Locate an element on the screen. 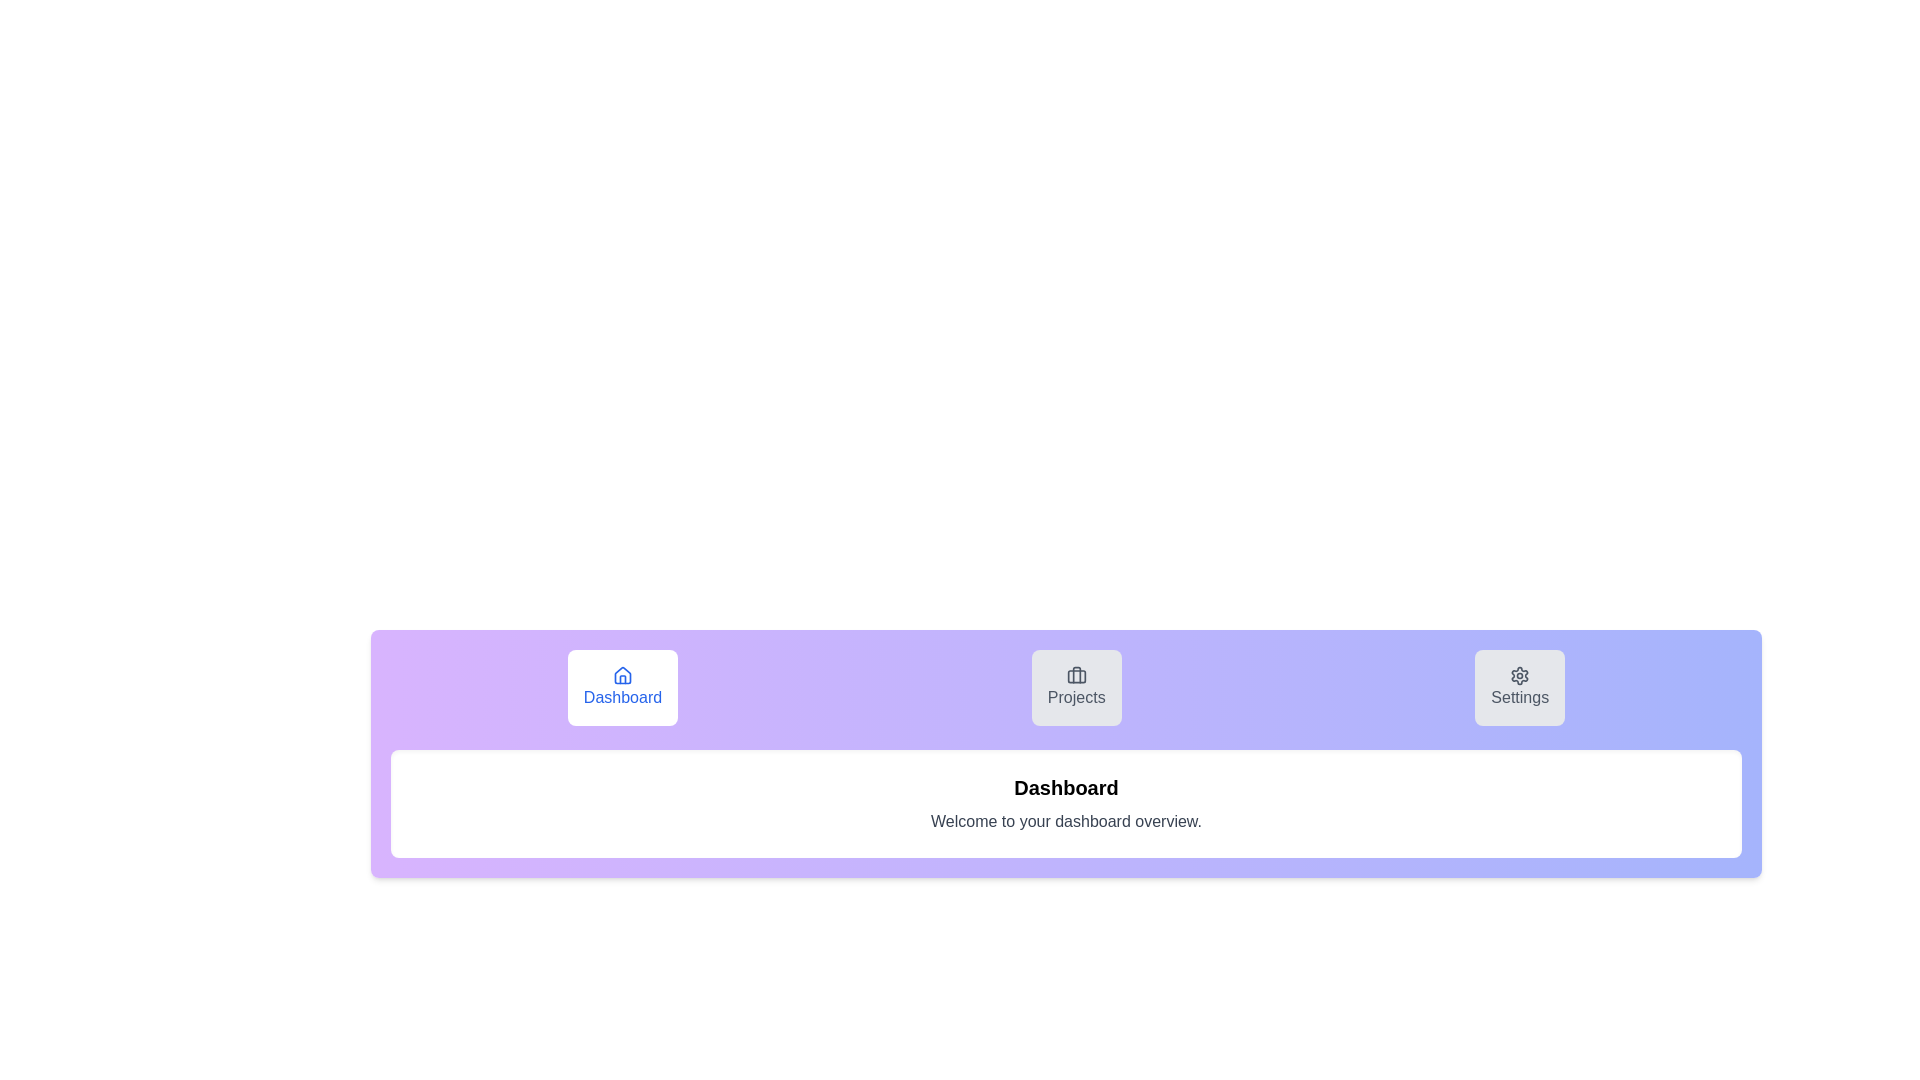 This screenshot has height=1080, width=1920. the Settings tab by clicking on its button is located at coordinates (1520, 686).